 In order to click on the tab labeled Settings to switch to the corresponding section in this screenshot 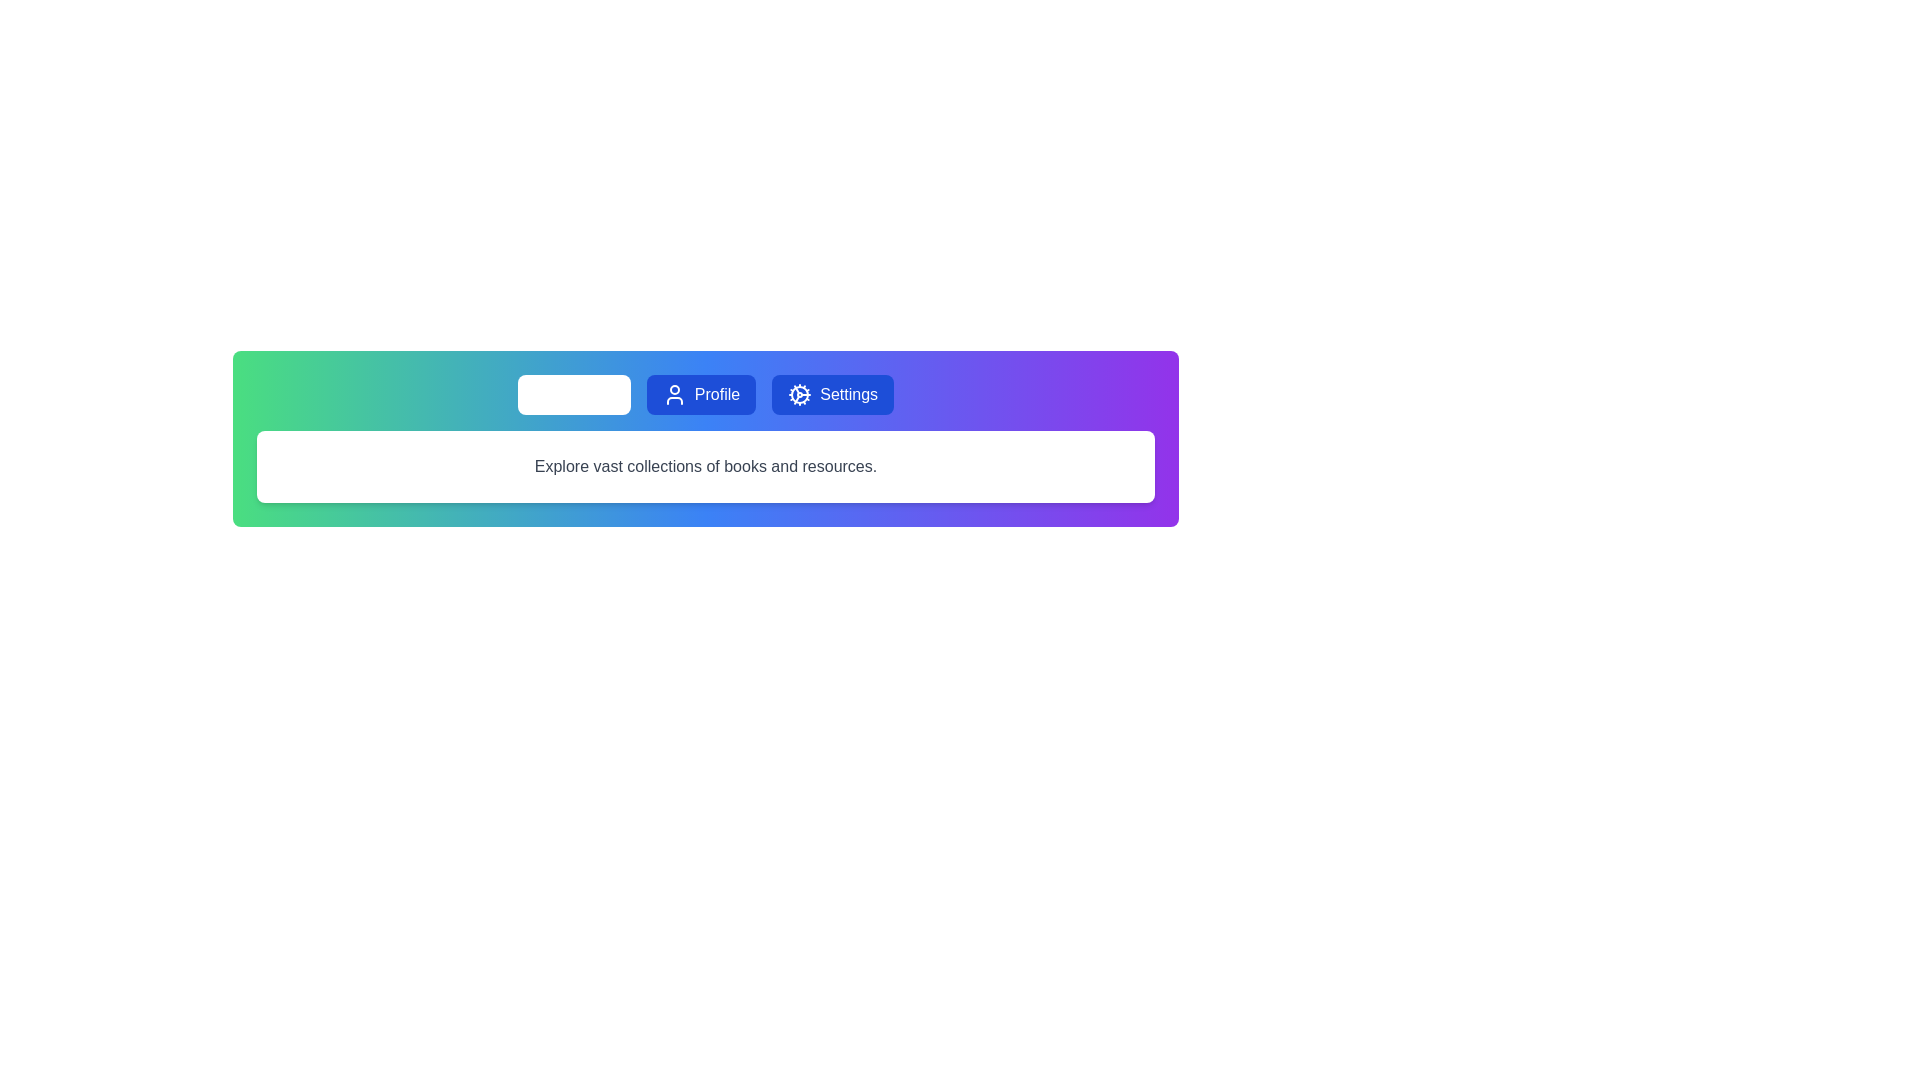, I will do `click(833, 394)`.